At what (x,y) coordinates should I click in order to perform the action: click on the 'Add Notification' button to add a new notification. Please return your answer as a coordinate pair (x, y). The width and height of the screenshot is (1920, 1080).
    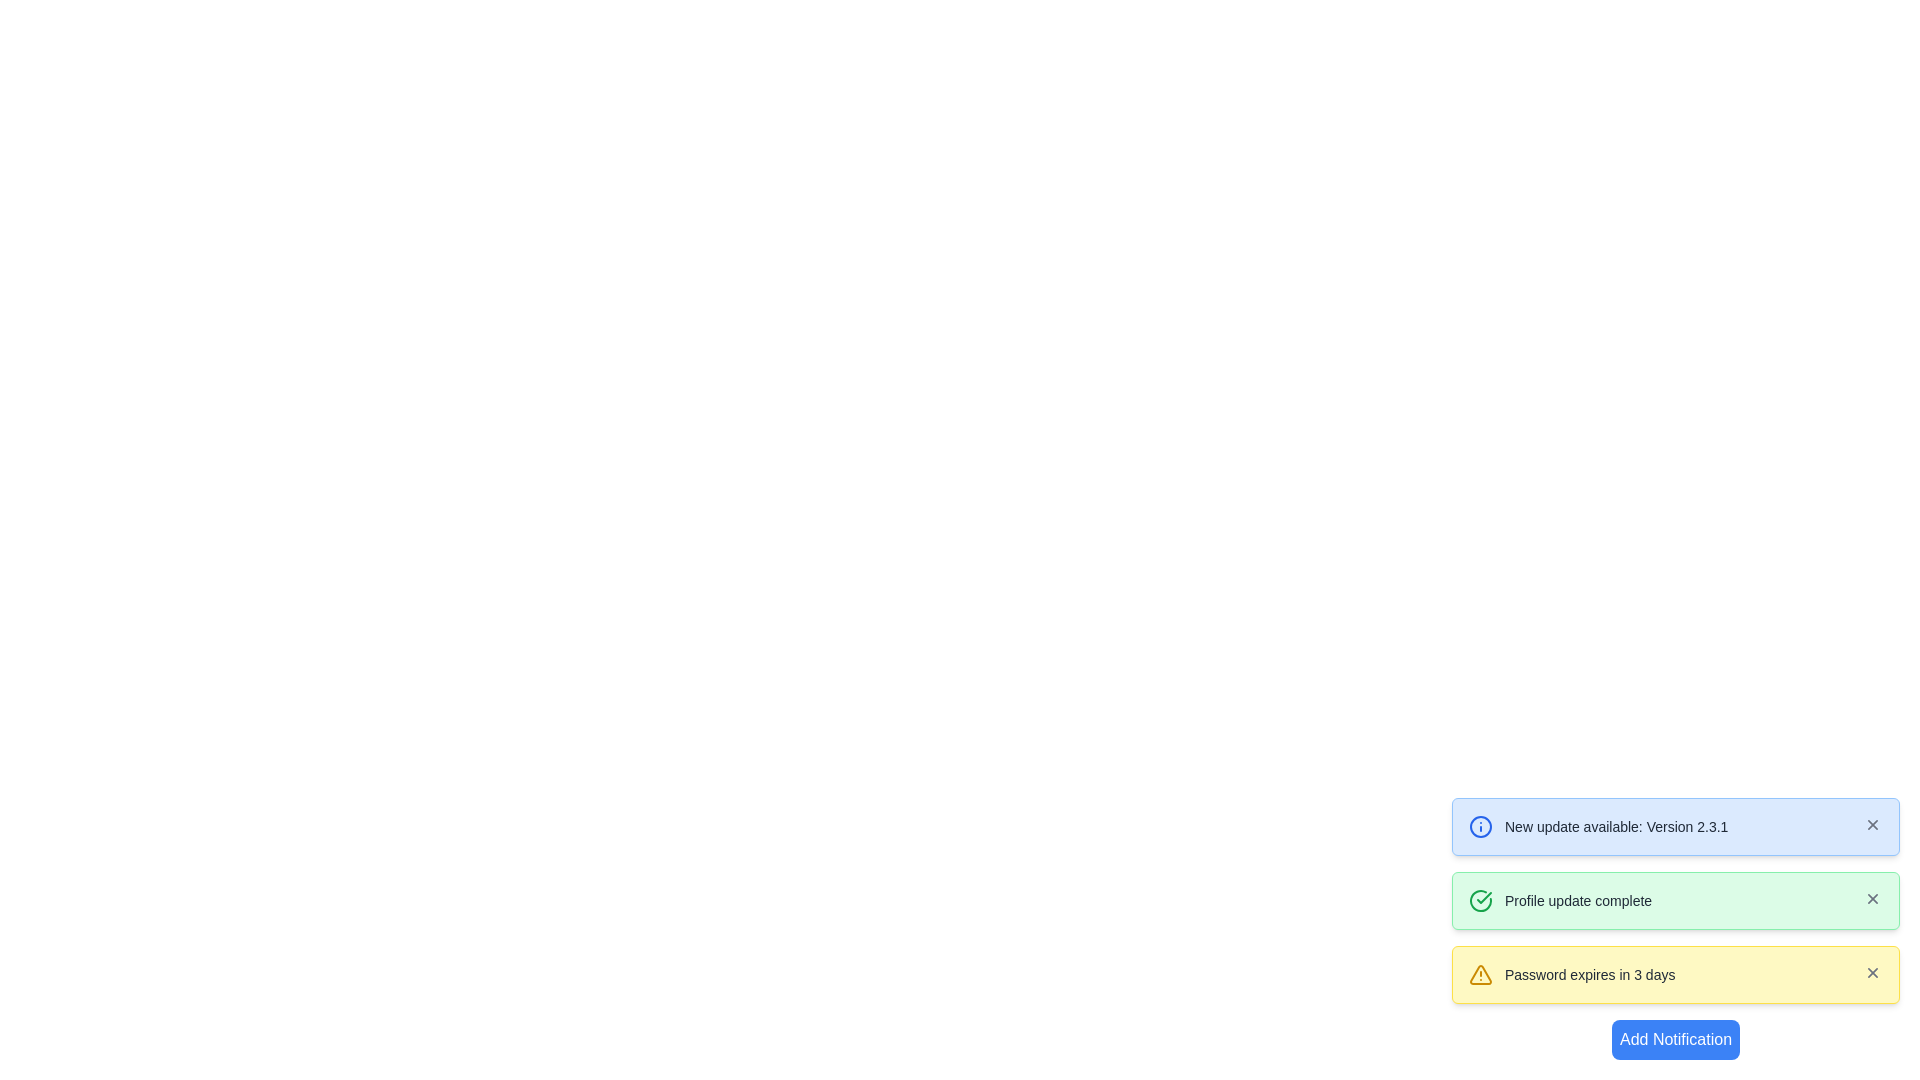
    Looking at the image, I should click on (1675, 1039).